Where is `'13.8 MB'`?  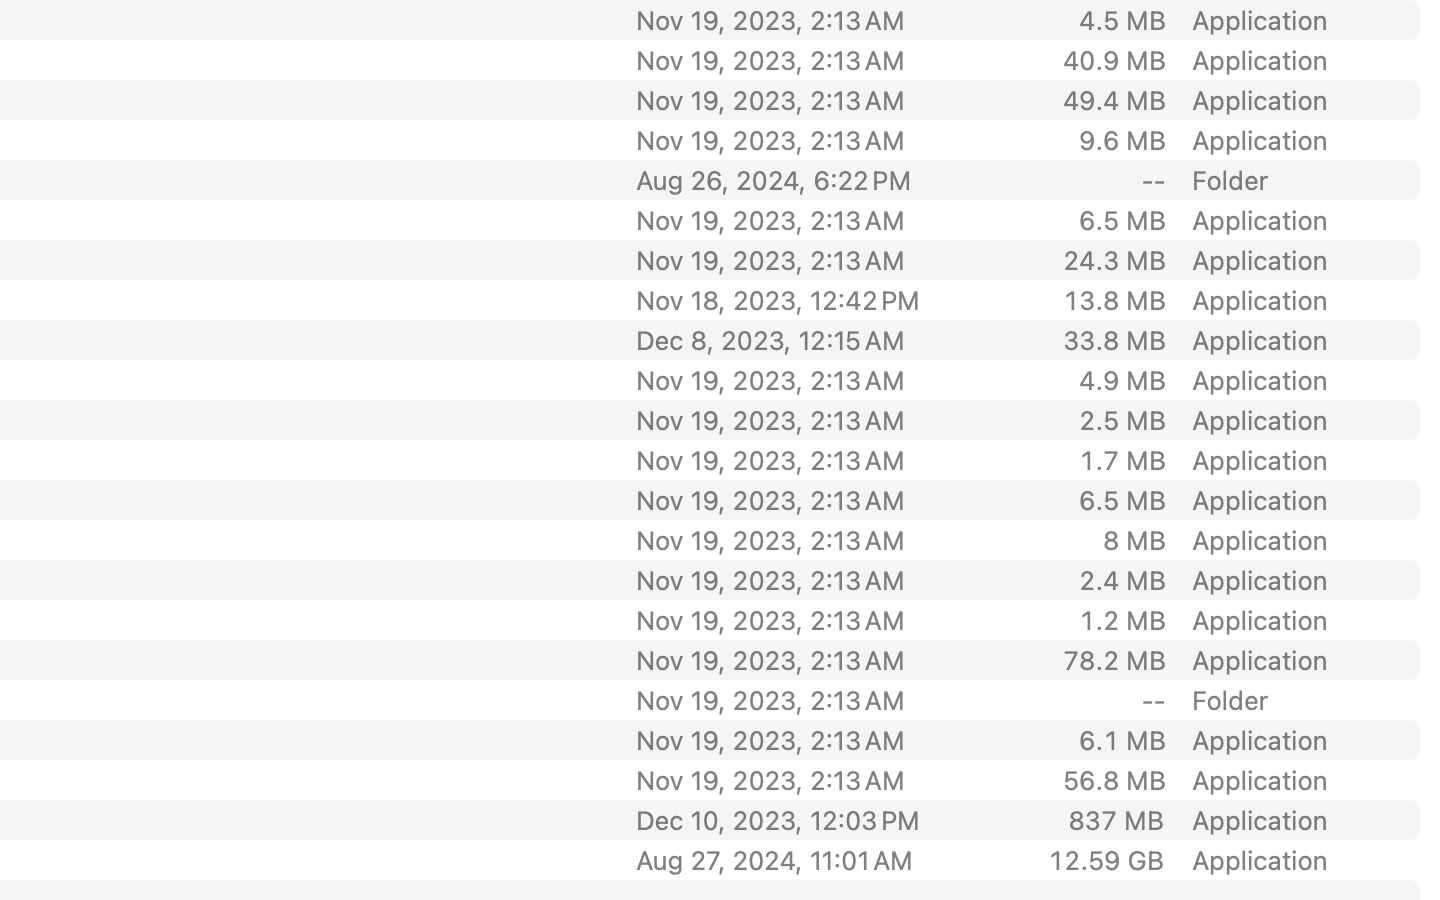 '13.8 MB' is located at coordinates (1112, 298).